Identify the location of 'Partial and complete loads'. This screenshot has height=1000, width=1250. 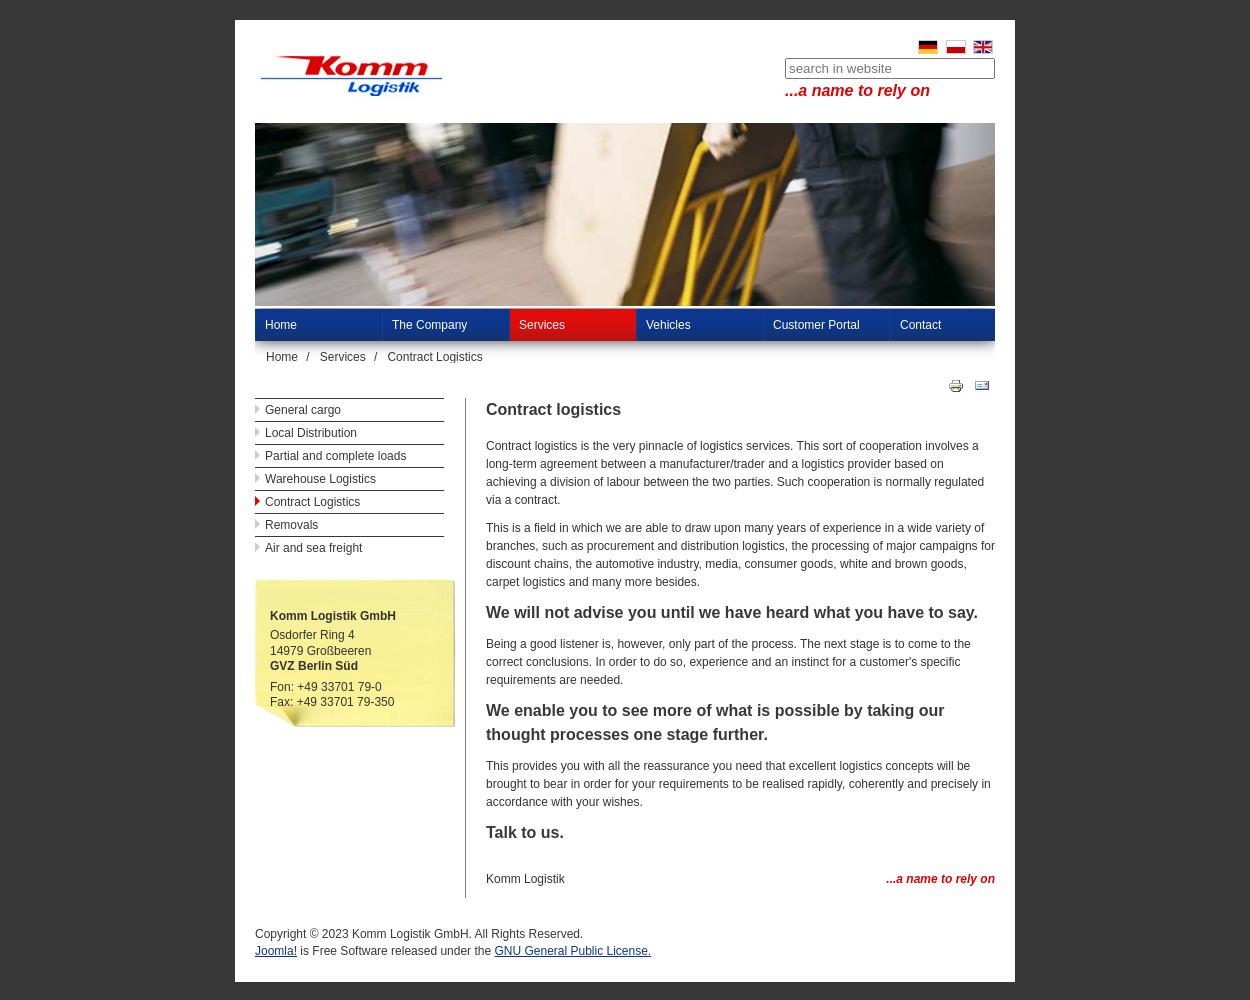
(334, 455).